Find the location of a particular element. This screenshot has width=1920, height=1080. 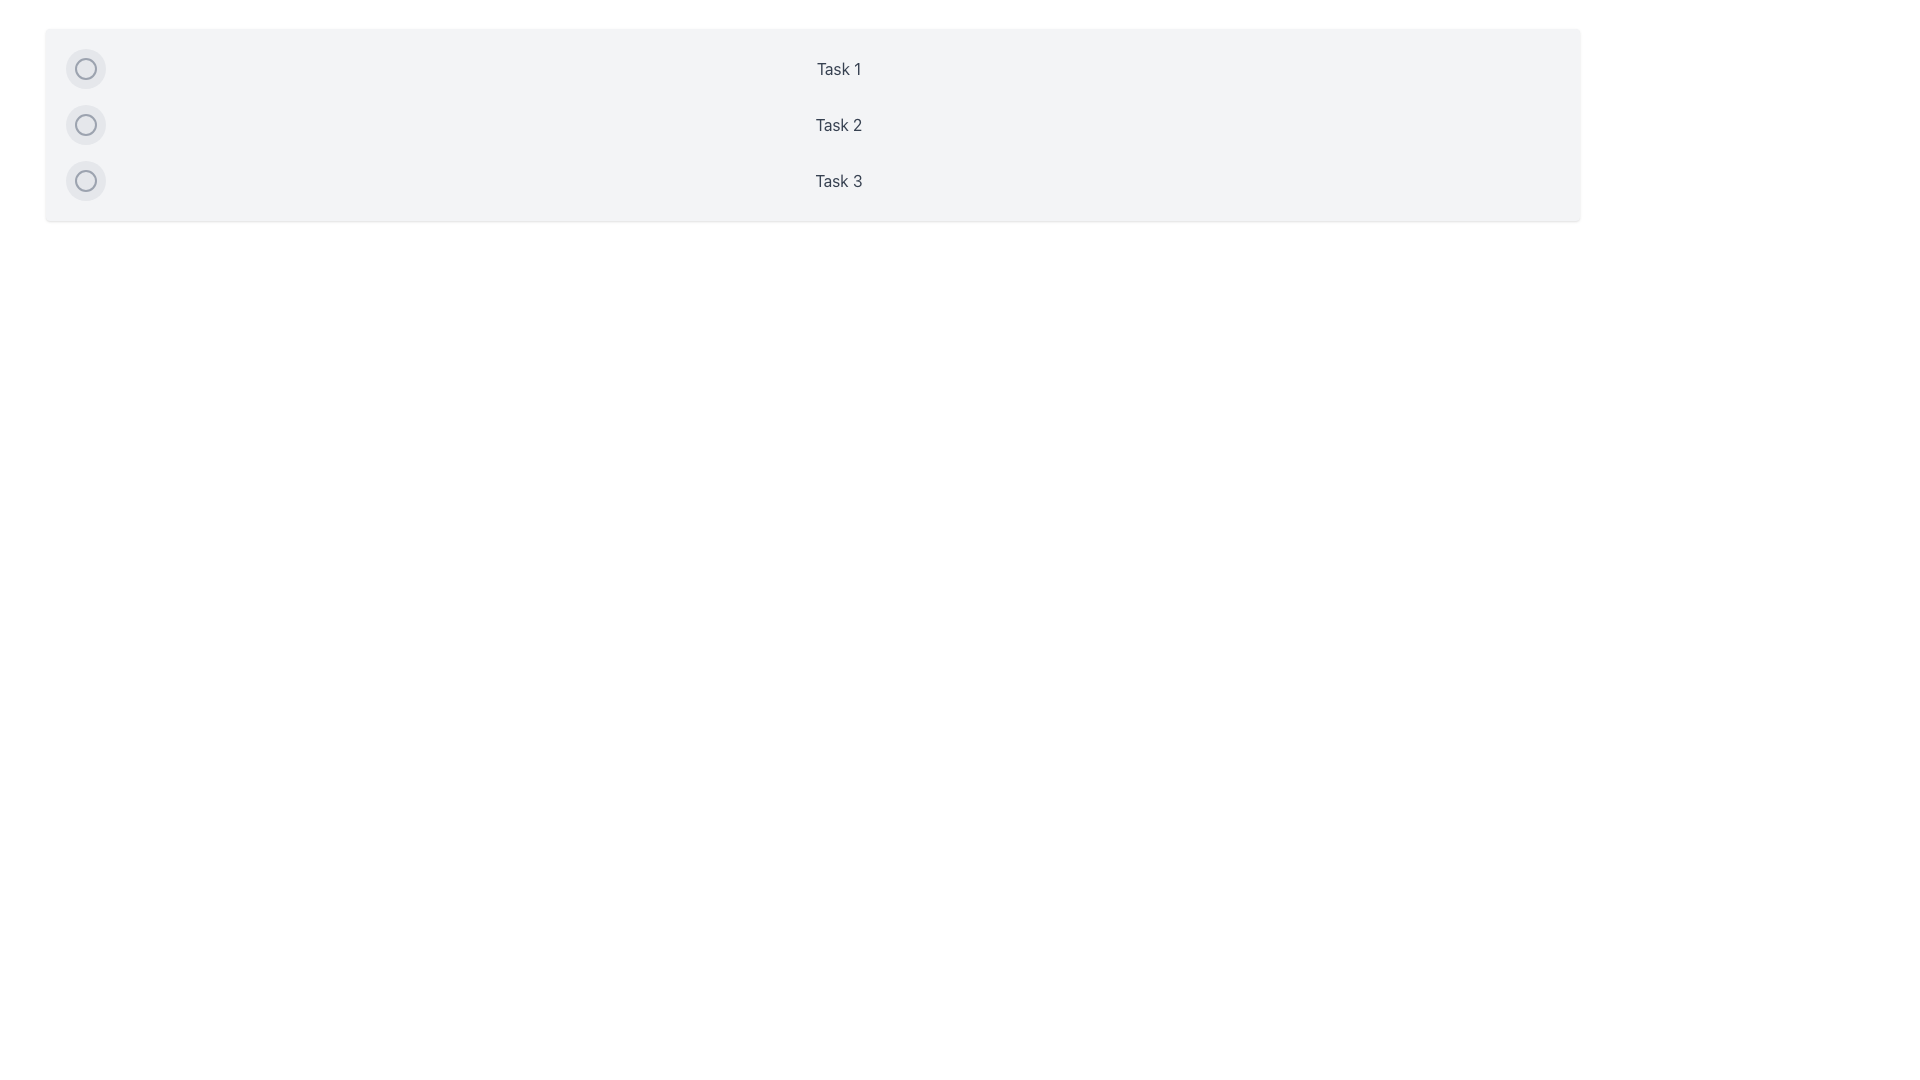

the second radio button in the list, which is a circular icon with a gray border and transparent center is located at coordinates (85, 124).